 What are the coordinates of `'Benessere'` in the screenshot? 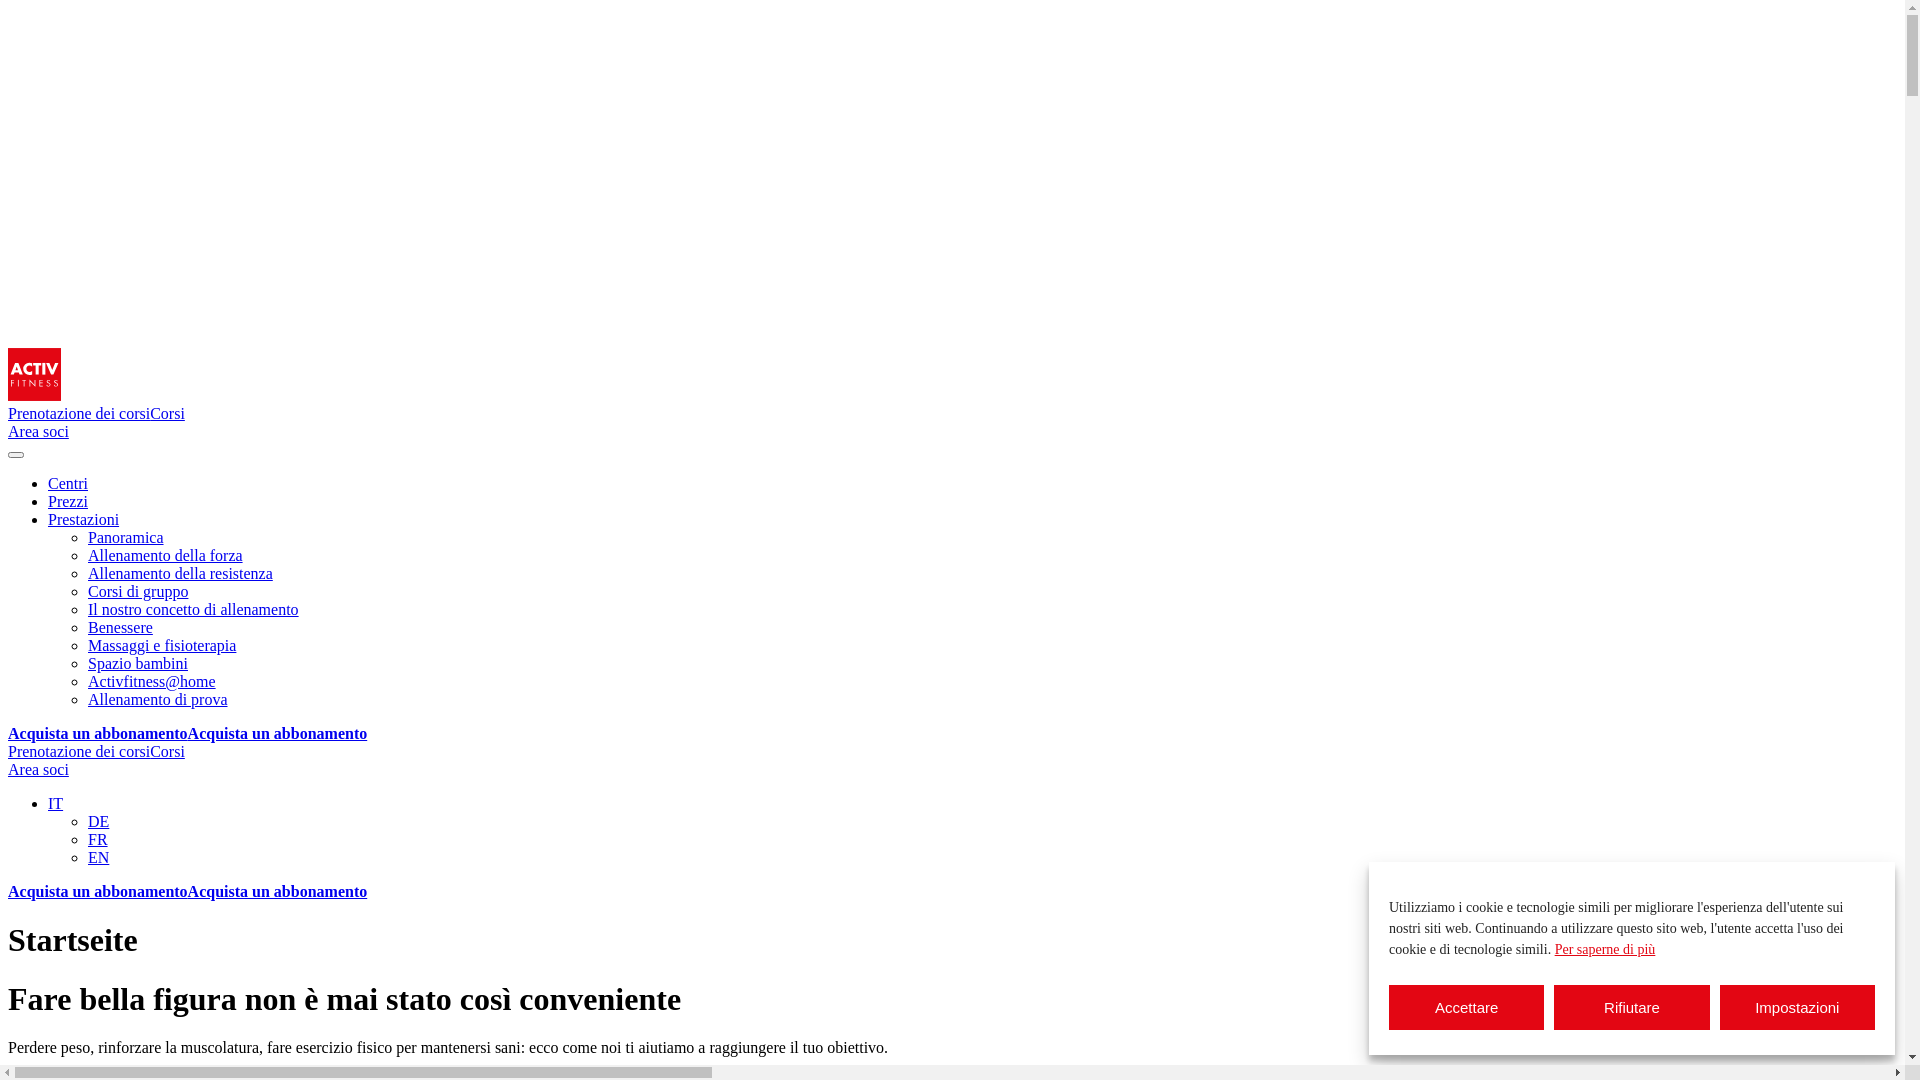 It's located at (119, 626).